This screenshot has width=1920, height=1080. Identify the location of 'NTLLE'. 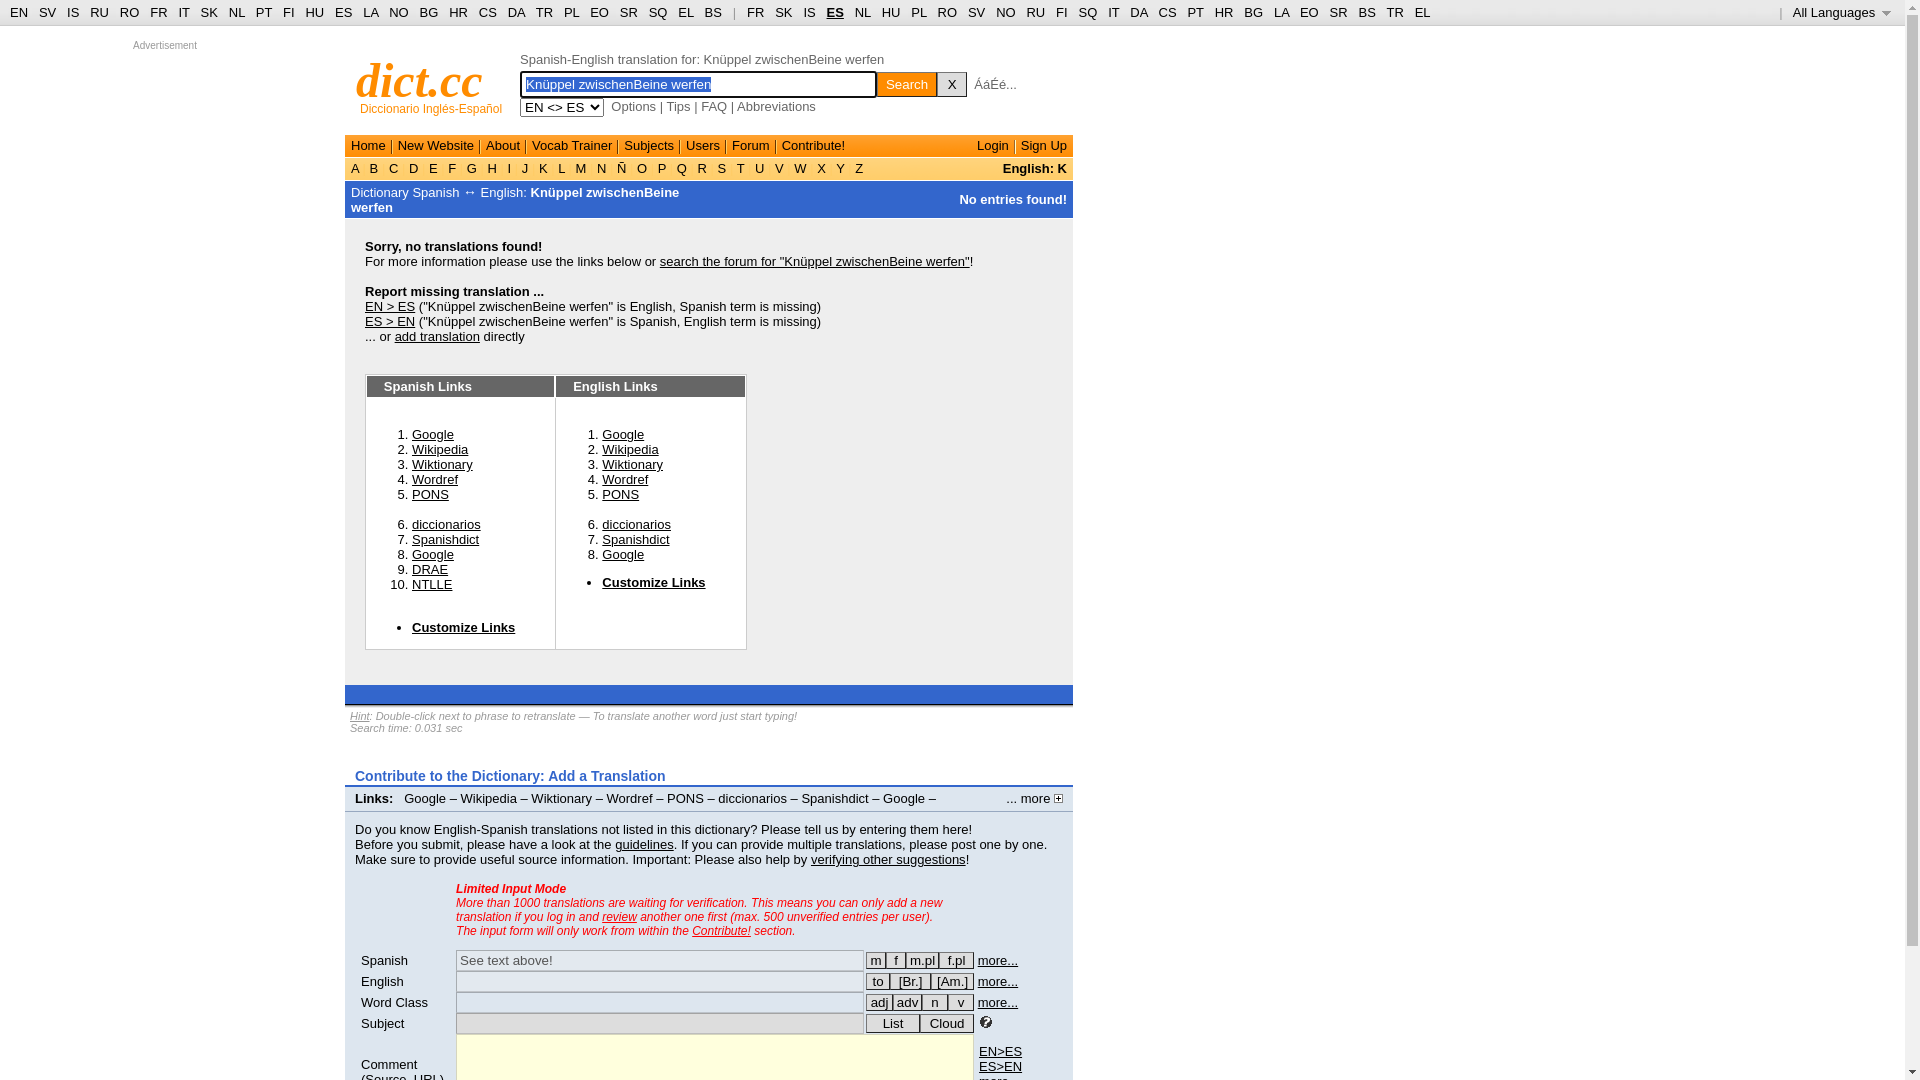
(431, 584).